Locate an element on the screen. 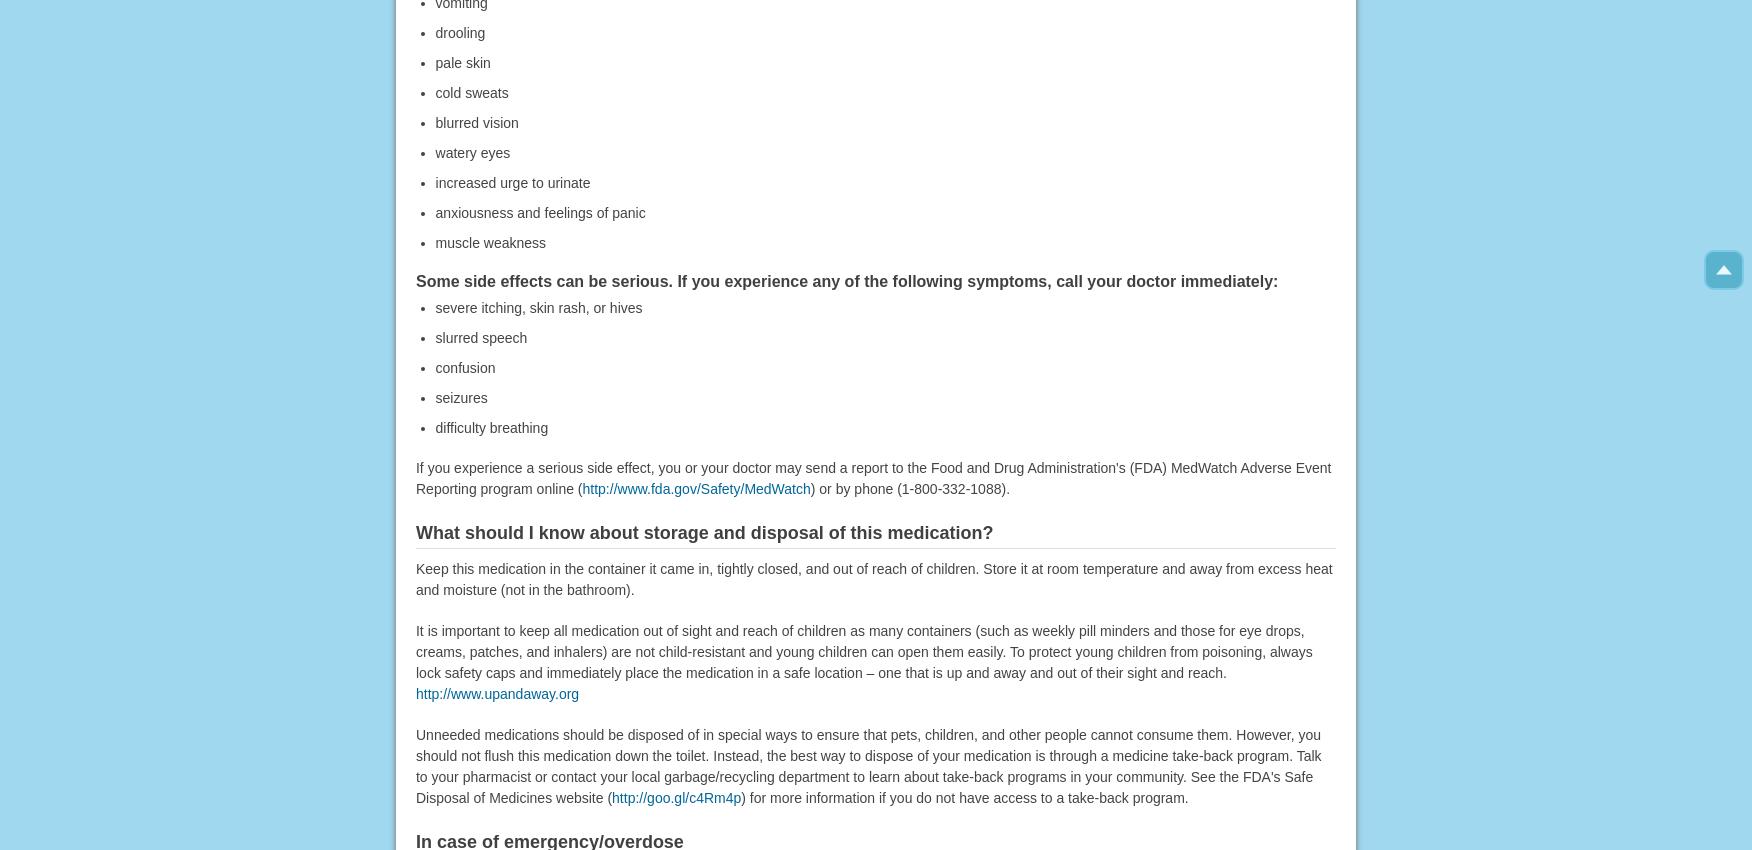 The height and width of the screenshot is (850, 1752). 'confusion' is located at coordinates (464, 366).